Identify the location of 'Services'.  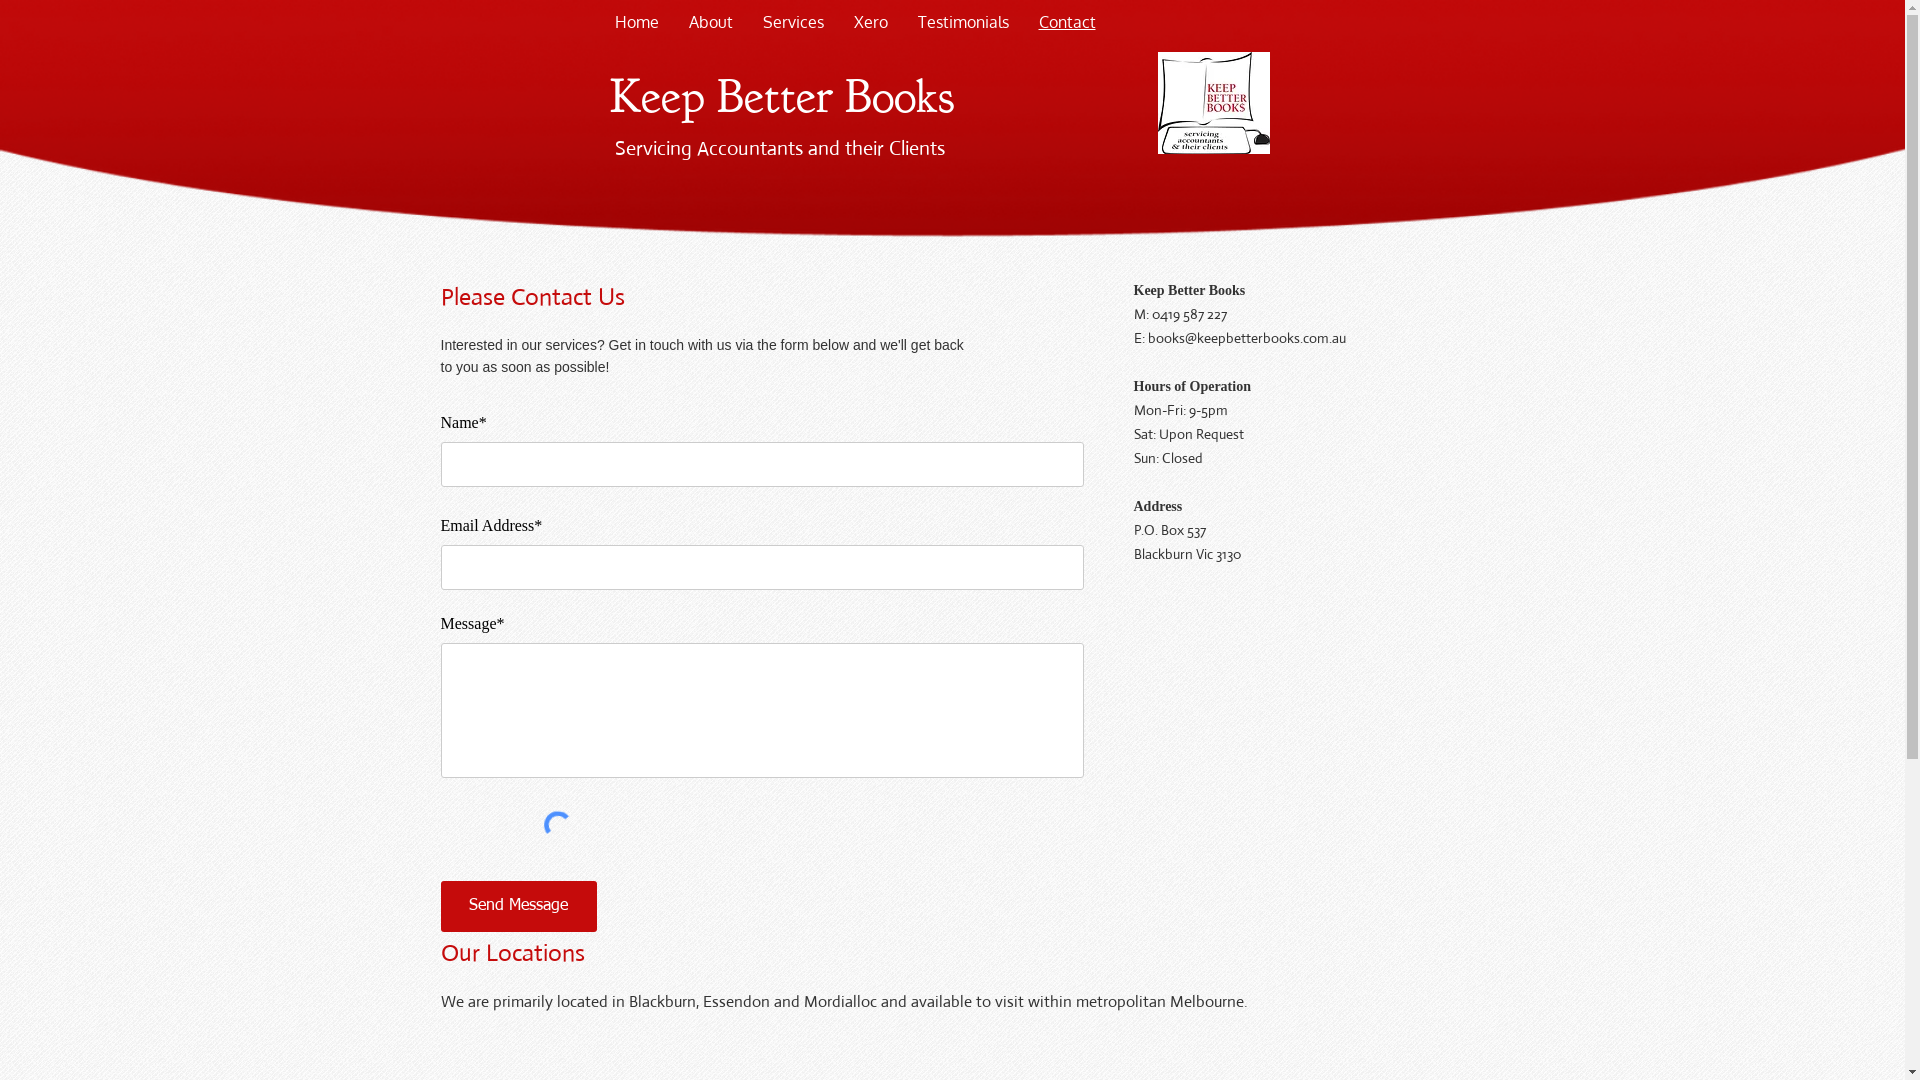
(792, 22).